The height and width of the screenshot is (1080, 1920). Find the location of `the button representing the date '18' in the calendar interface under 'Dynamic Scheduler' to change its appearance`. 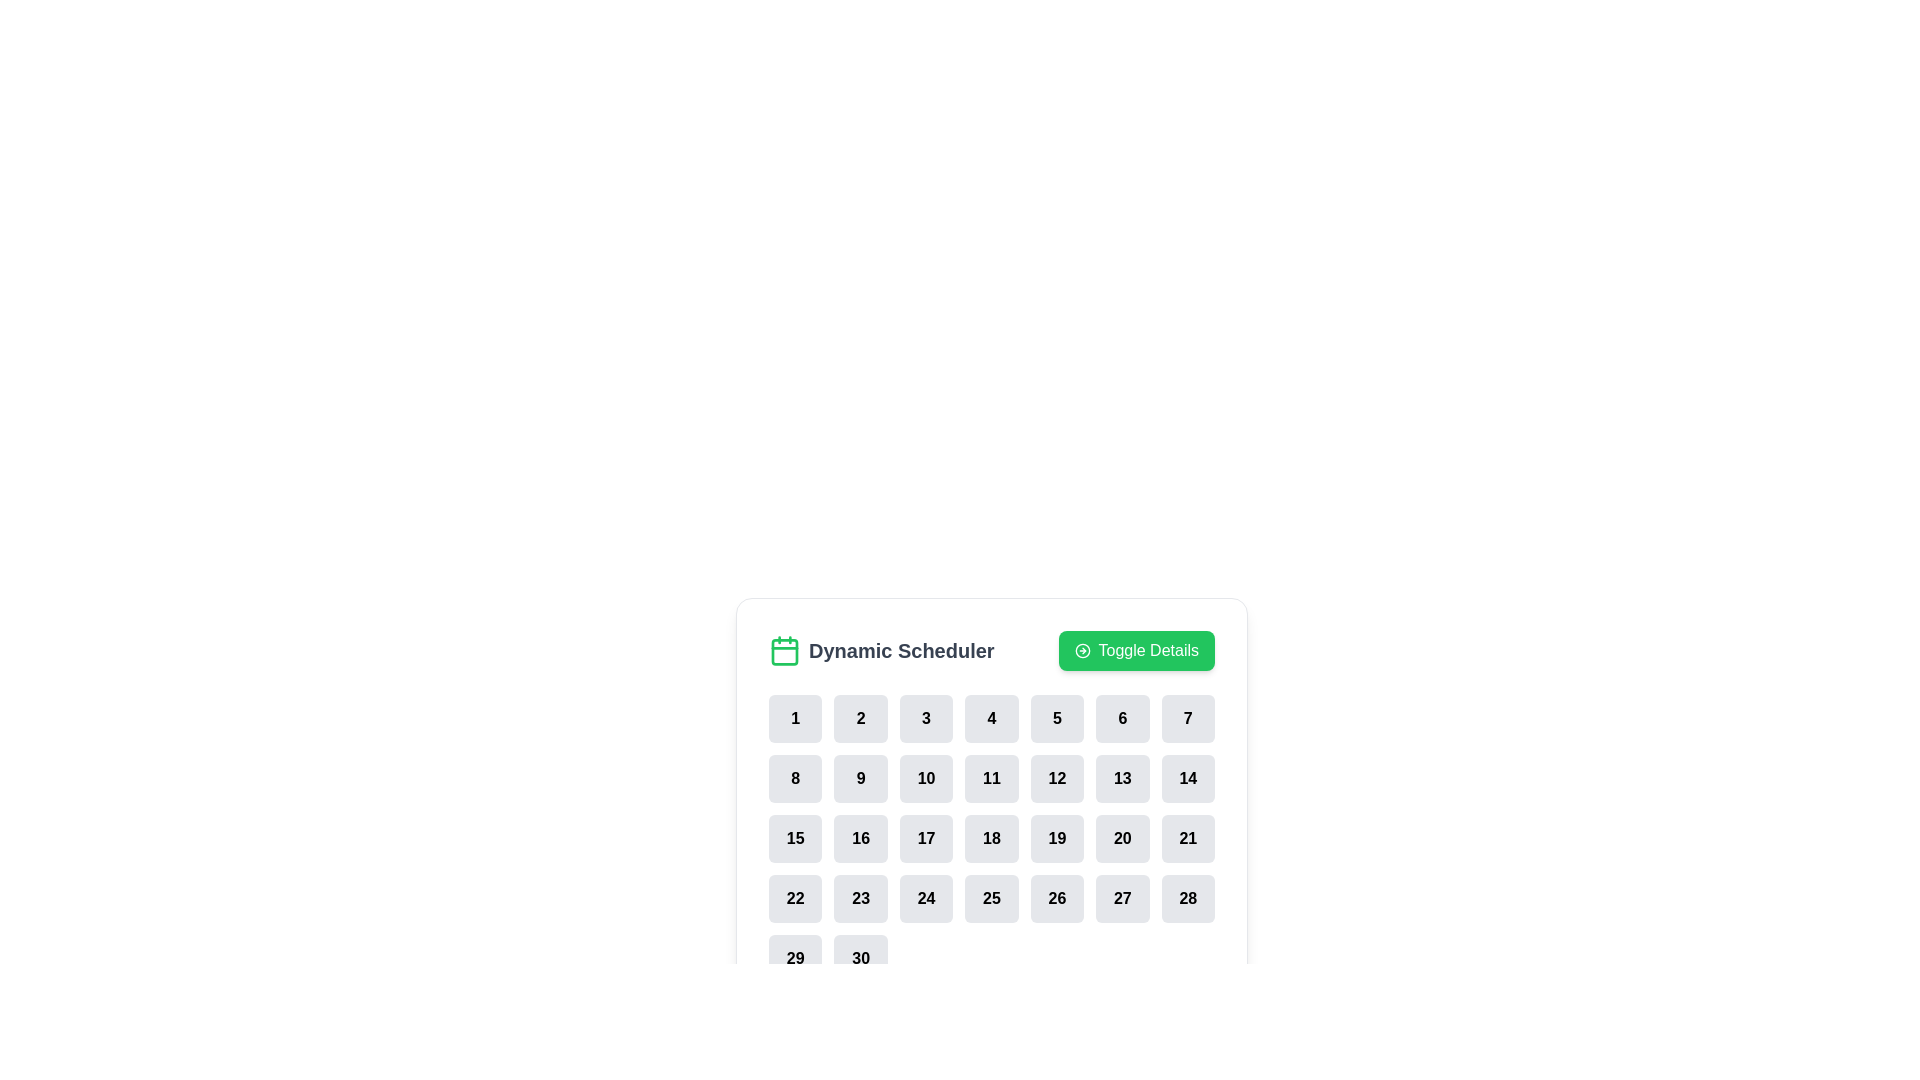

the button representing the date '18' in the calendar interface under 'Dynamic Scheduler' to change its appearance is located at coordinates (992, 839).